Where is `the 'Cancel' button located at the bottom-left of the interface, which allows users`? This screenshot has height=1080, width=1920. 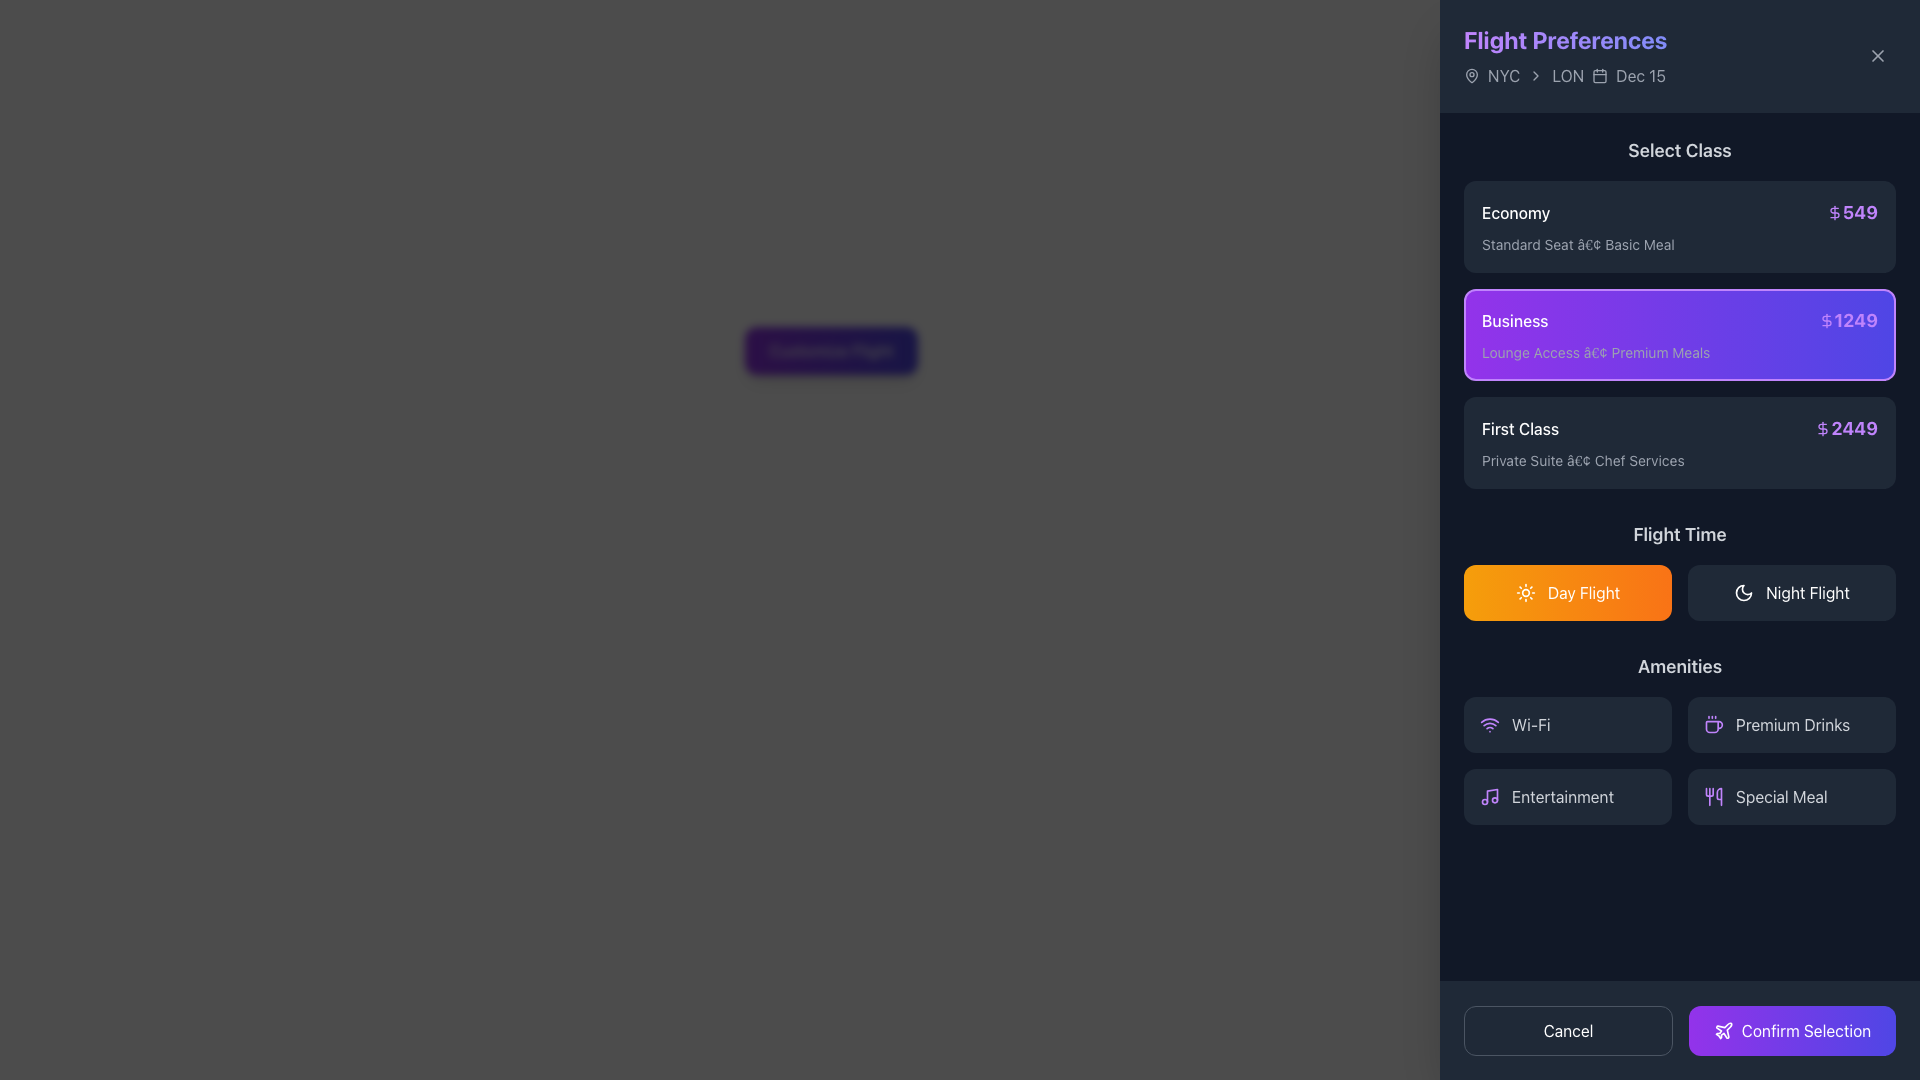 the 'Cancel' button located at the bottom-left of the interface, which allows users is located at coordinates (1567, 1030).